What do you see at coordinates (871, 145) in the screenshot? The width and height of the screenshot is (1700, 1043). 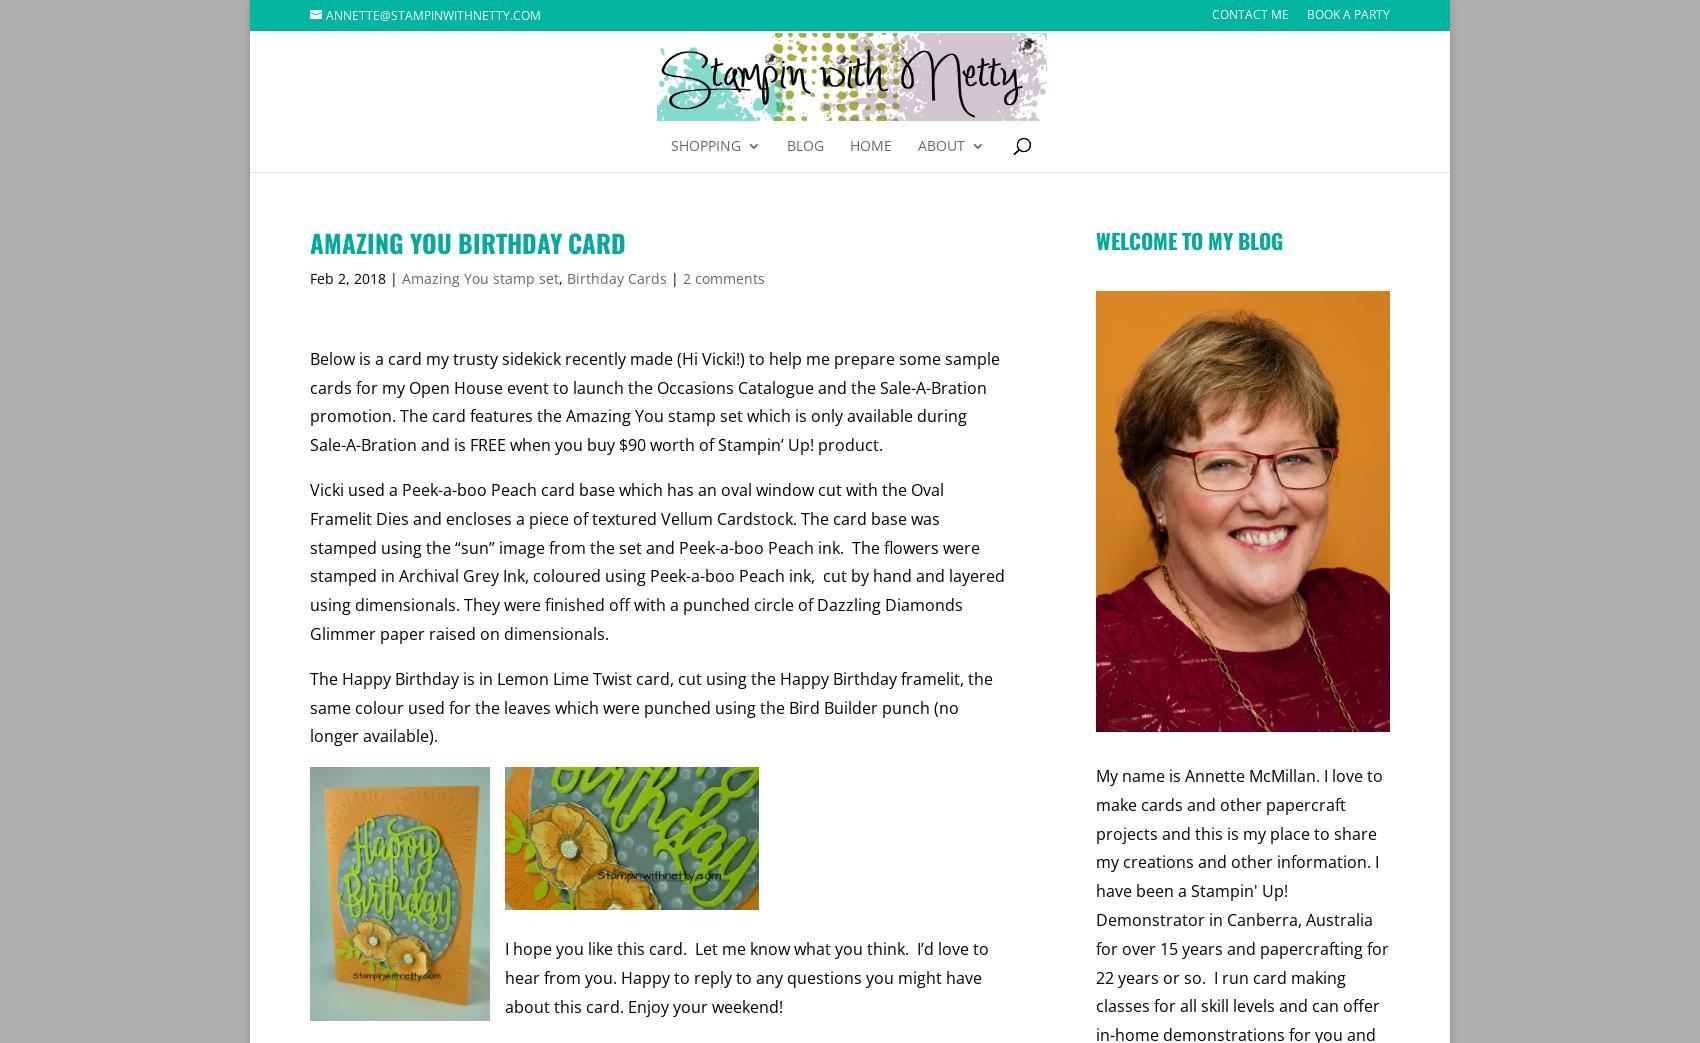 I see `'Home'` at bounding box center [871, 145].